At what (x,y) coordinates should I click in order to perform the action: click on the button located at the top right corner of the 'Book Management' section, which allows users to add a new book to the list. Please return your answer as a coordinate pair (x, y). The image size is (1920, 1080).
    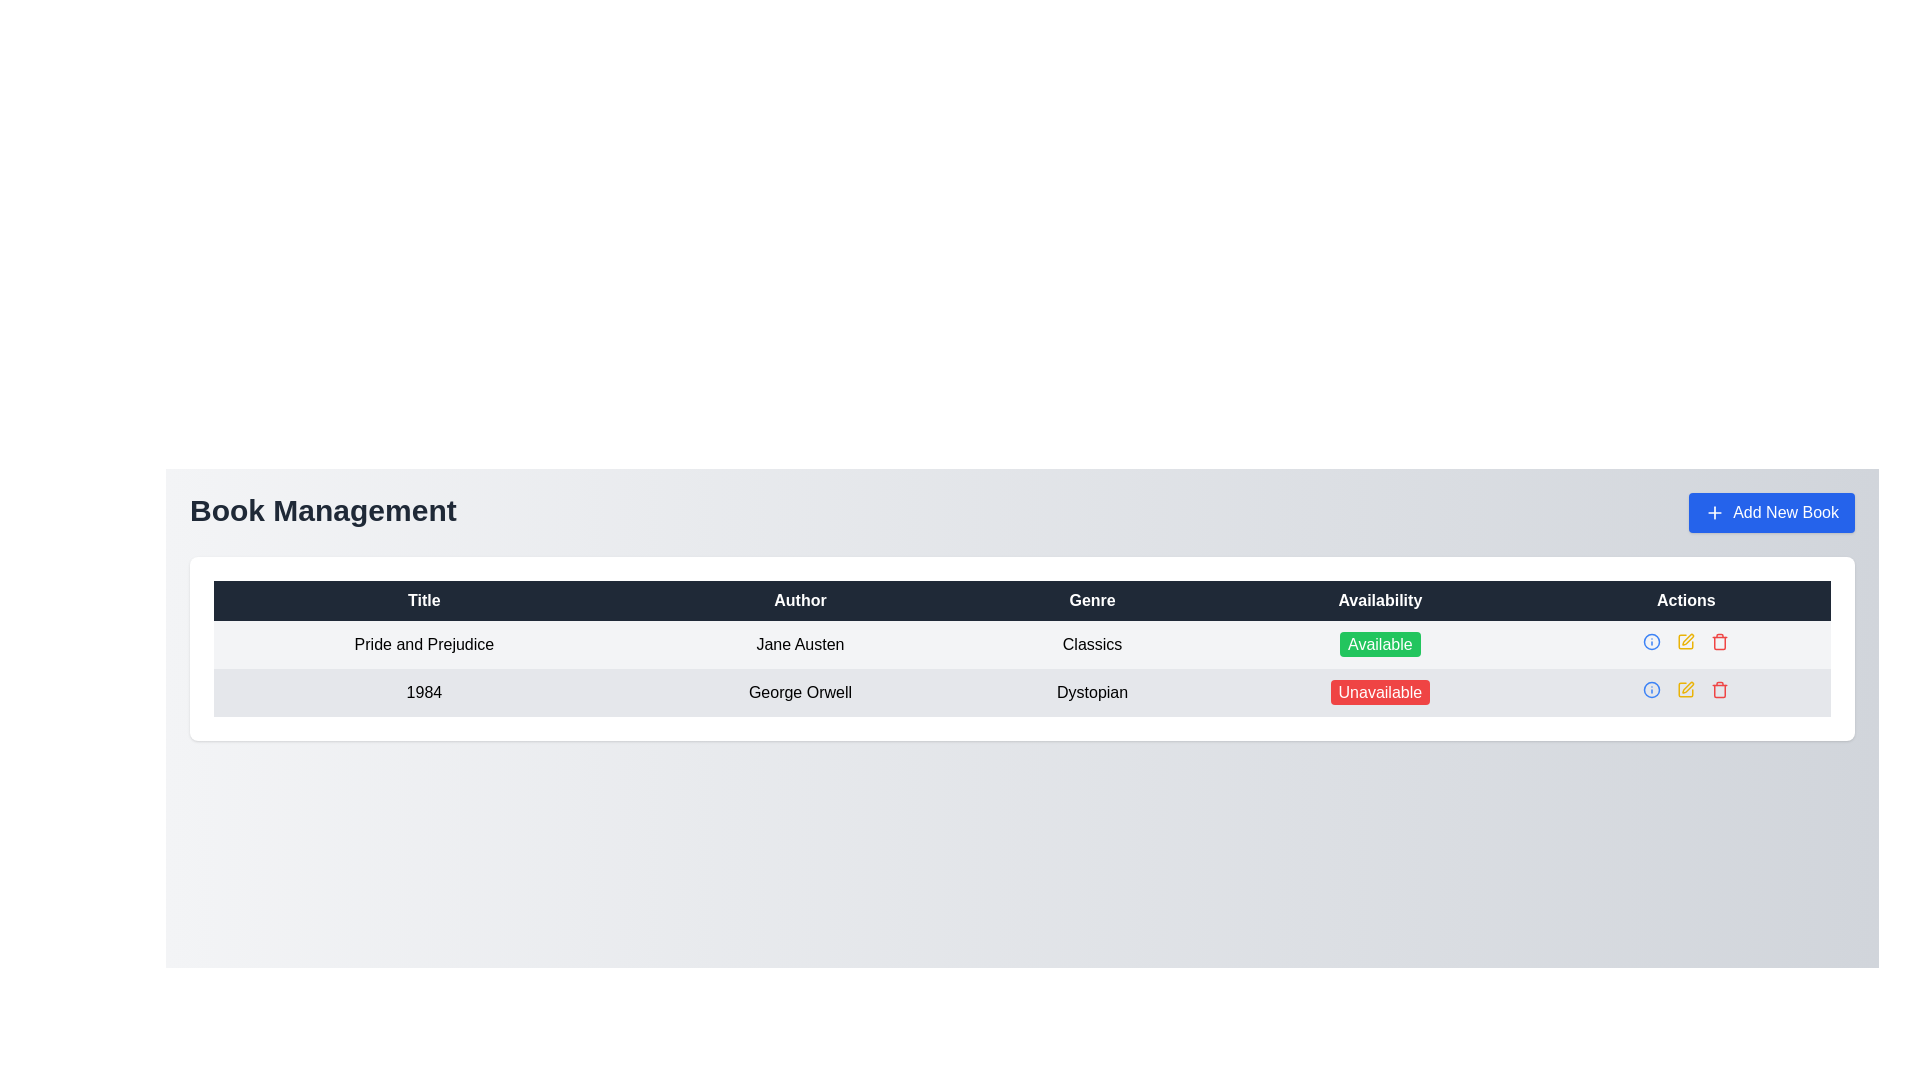
    Looking at the image, I should click on (1772, 512).